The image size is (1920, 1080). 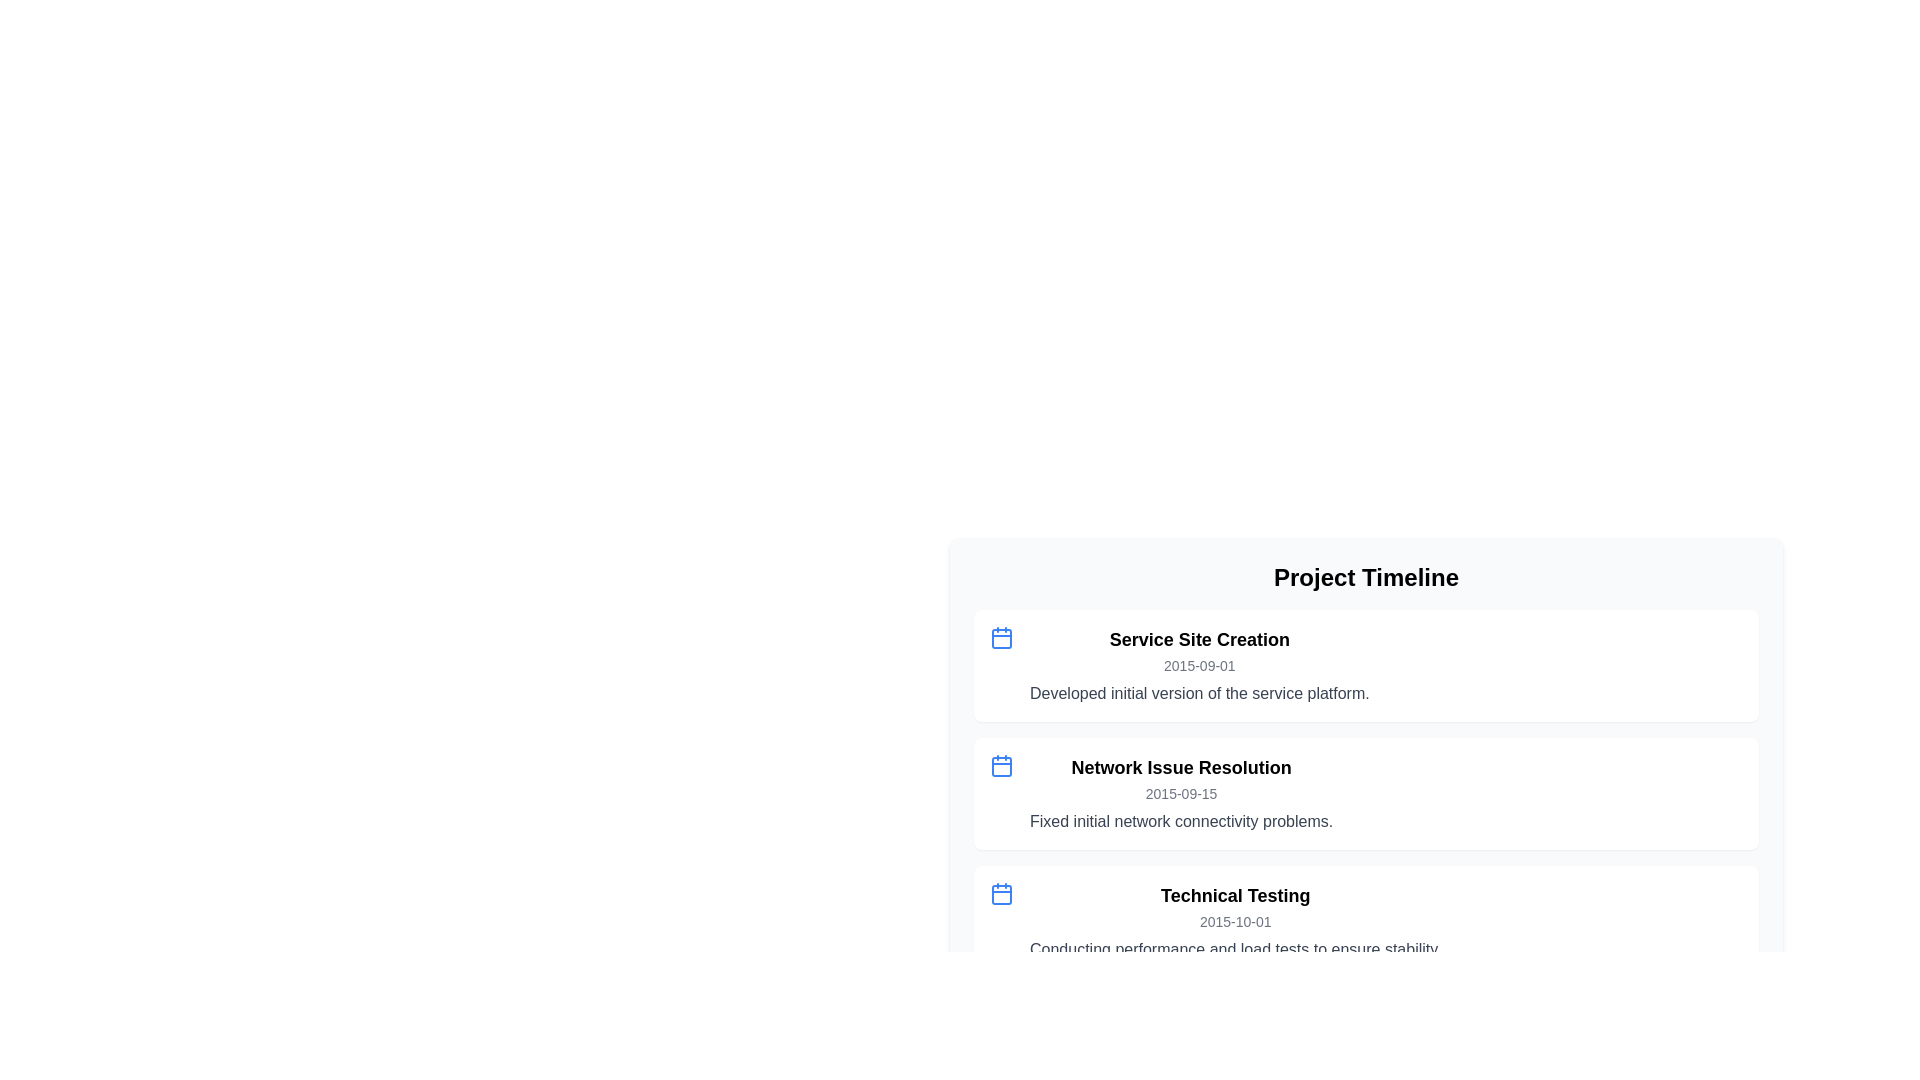 What do you see at coordinates (1365, 666) in the screenshot?
I see `the first Card component that displays a project milestone, positioned at the top of the vertical list of milestones` at bounding box center [1365, 666].